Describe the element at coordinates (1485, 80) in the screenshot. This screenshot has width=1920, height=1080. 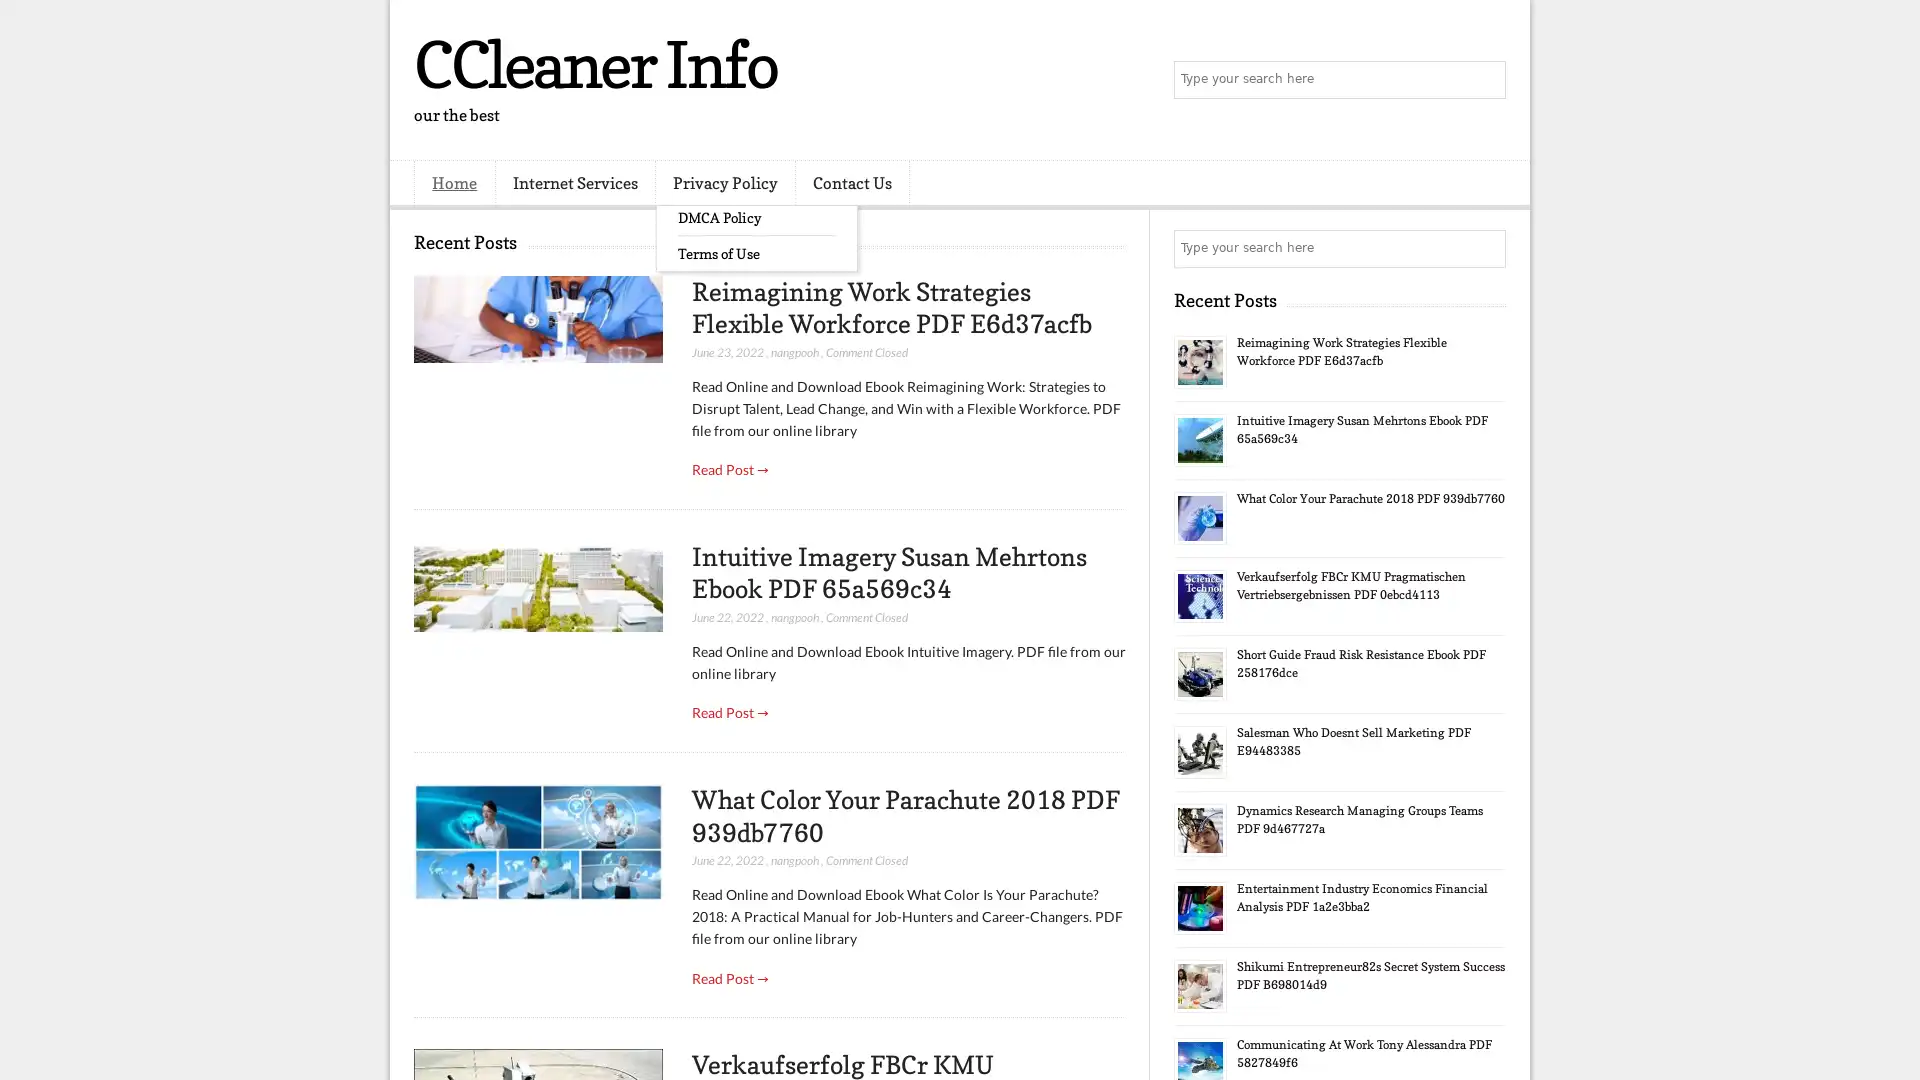
I see `Search` at that location.